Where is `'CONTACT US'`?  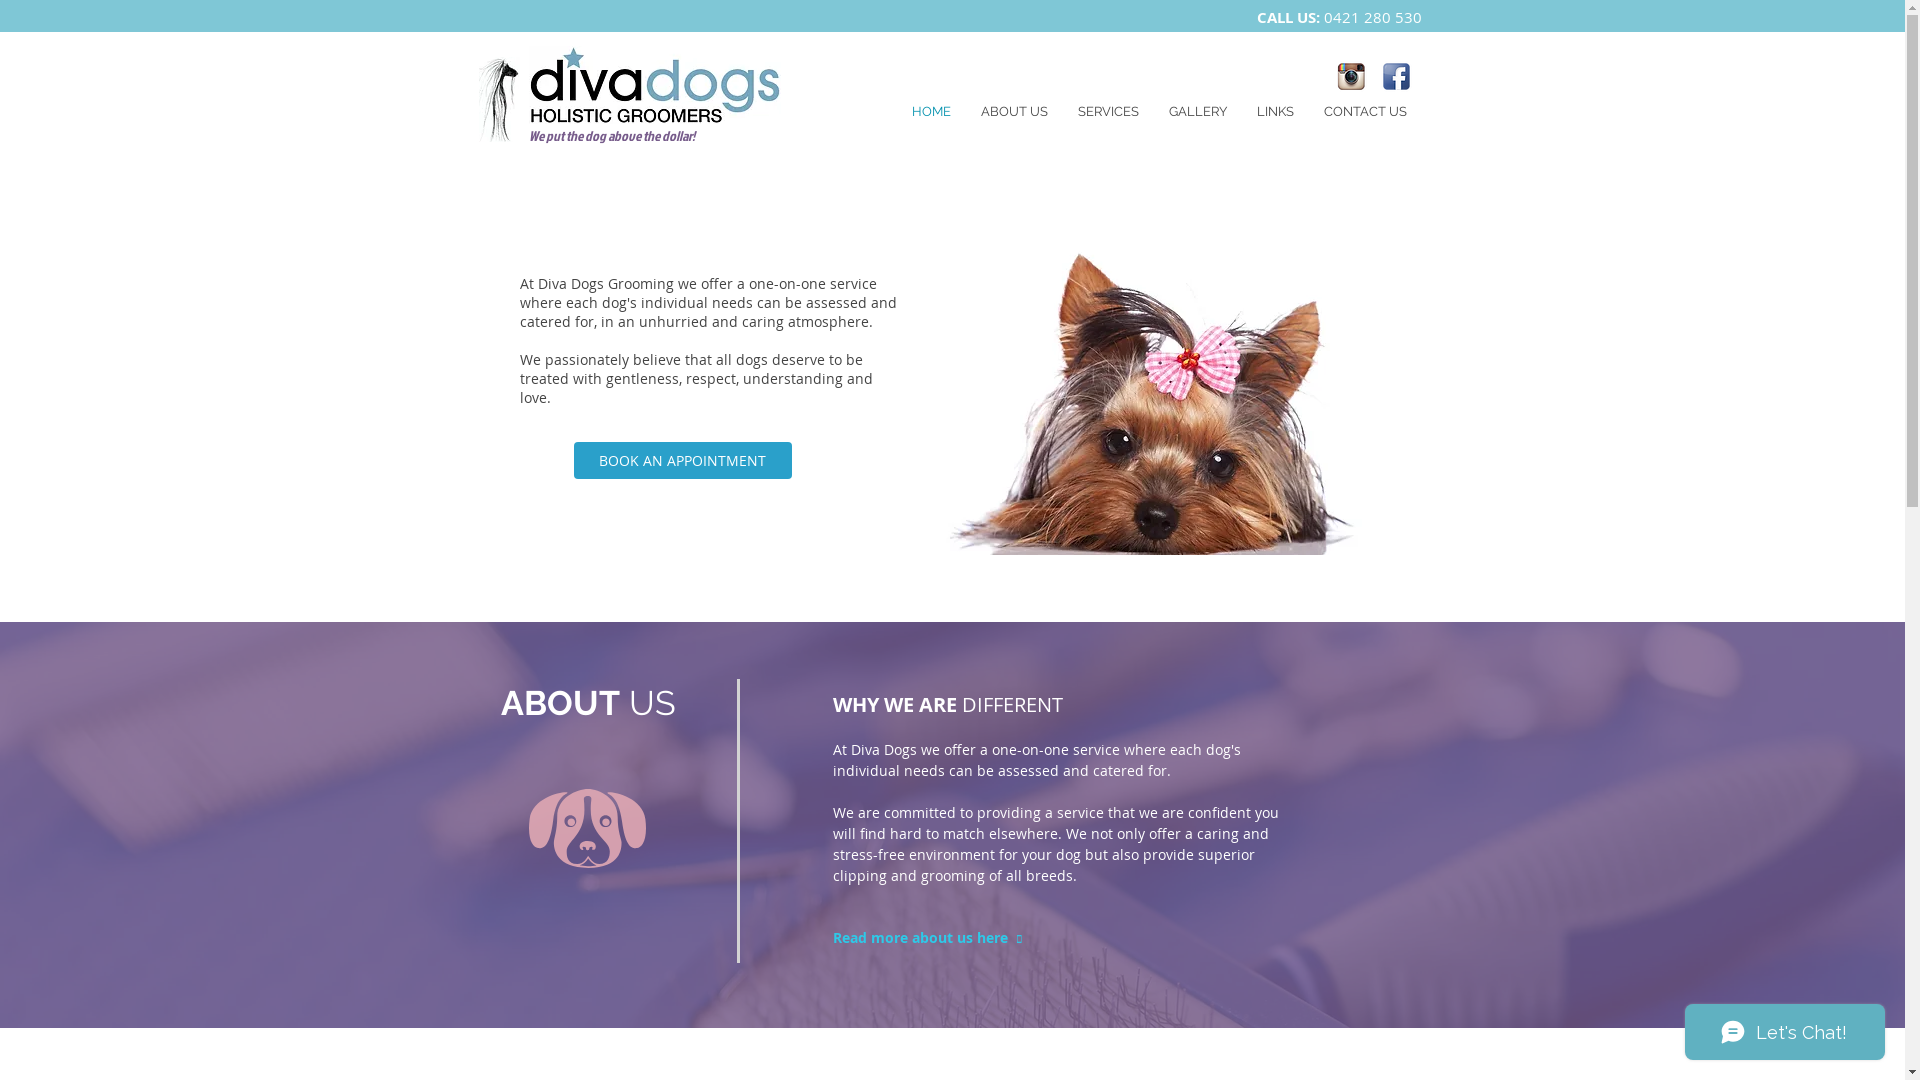 'CONTACT US' is located at coordinates (1363, 111).